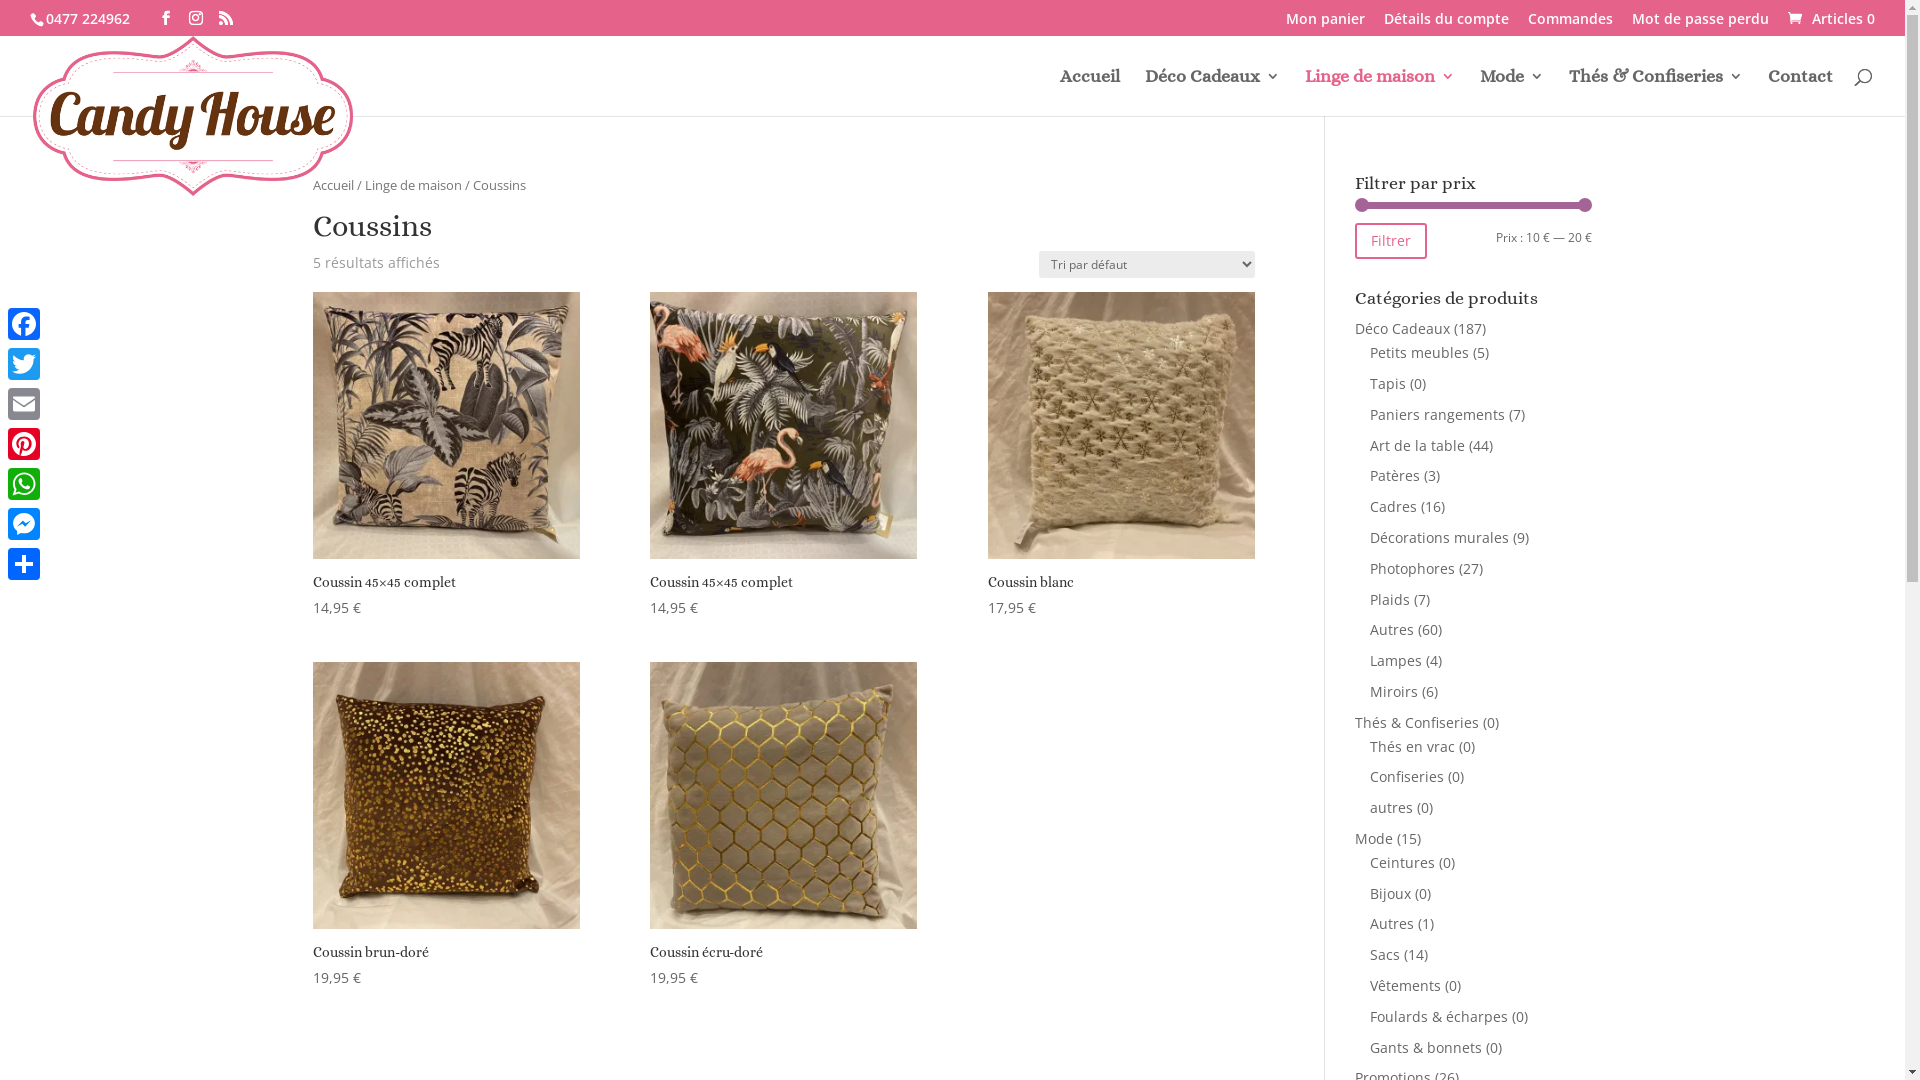 The width and height of the screenshot is (1920, 1080). What do you see at coordinates (1391, 628) in the screenshot?
I see `'Autres'` at bounding box center [1391, 628].